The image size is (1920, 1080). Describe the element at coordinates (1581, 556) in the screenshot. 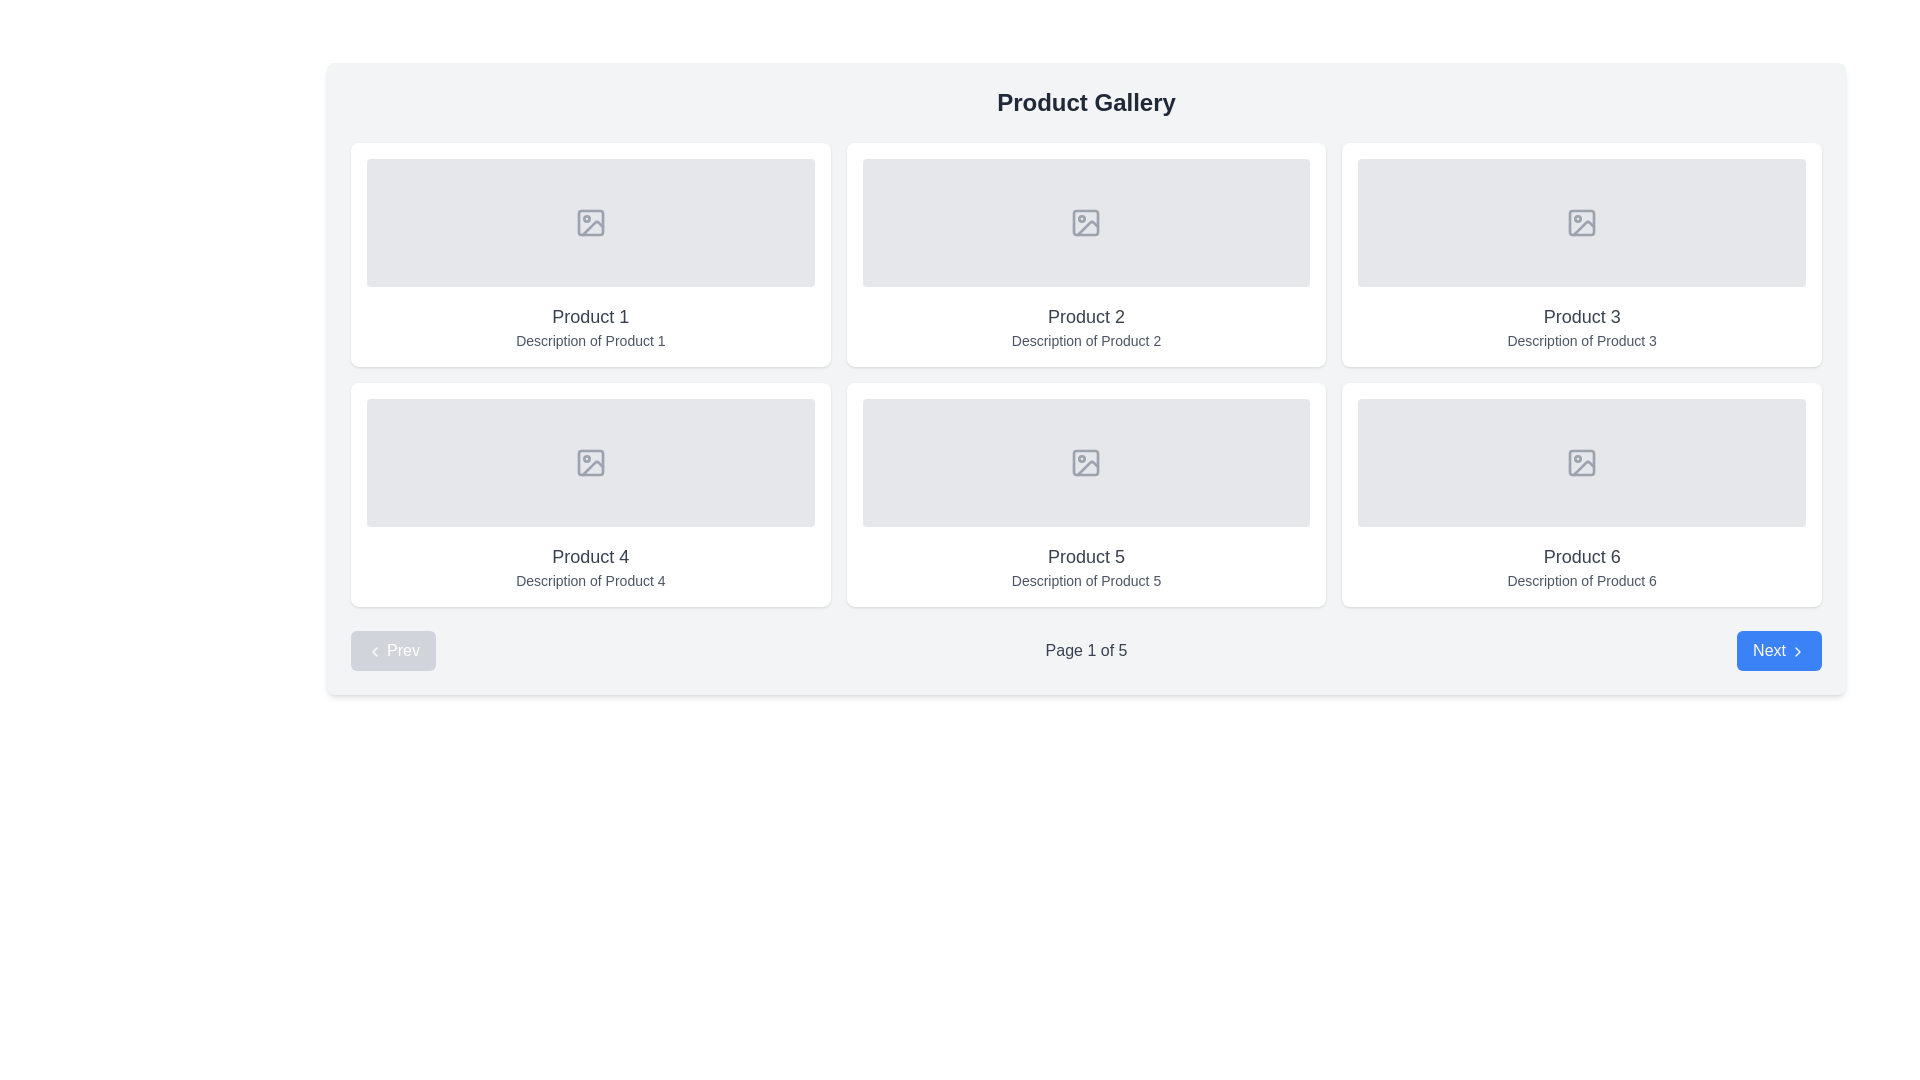

I see `the product title text label located in the second row, third column of the grid, directly above the description 'Description of Product 6'` at that location.